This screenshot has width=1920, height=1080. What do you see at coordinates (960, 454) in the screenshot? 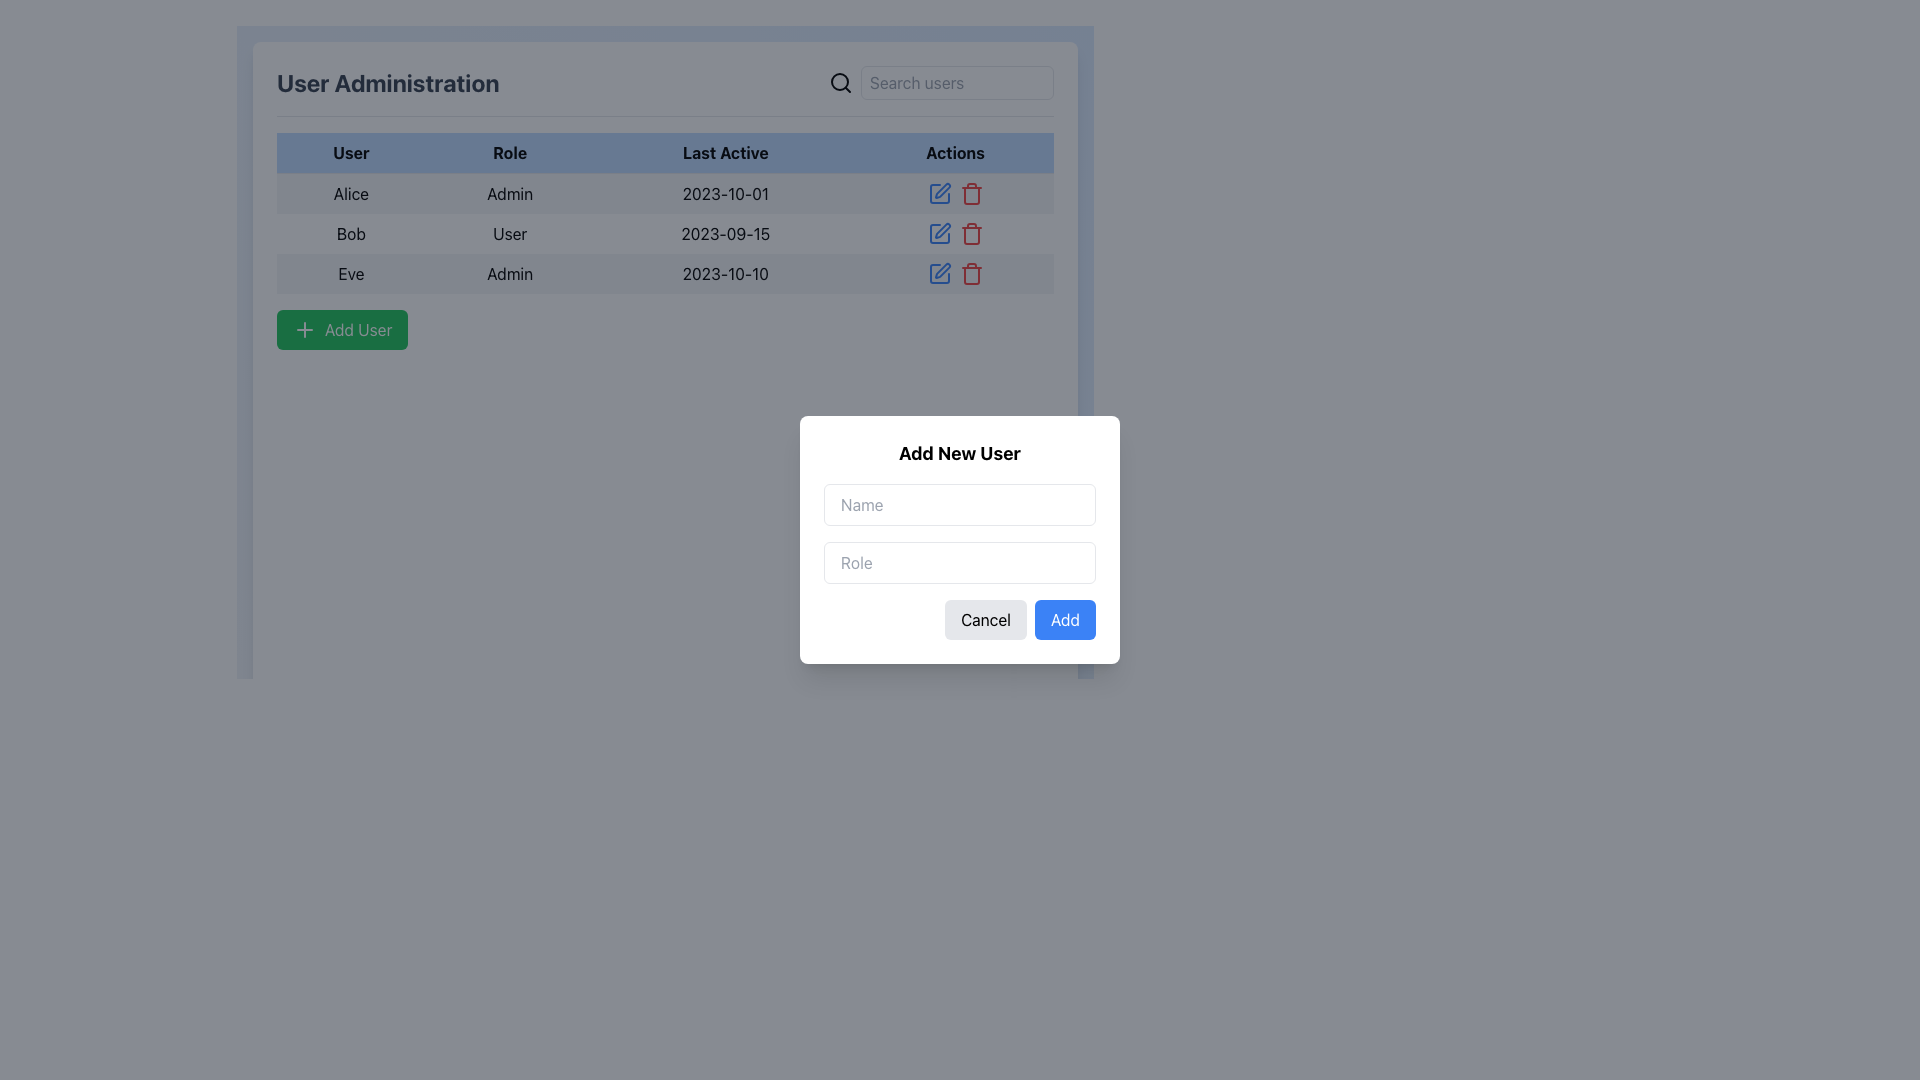
I see `the text label that serves as the title of the modal dialogue box for adding a new user, positioned at the top center of the modal` at bounding box center [960, 454].